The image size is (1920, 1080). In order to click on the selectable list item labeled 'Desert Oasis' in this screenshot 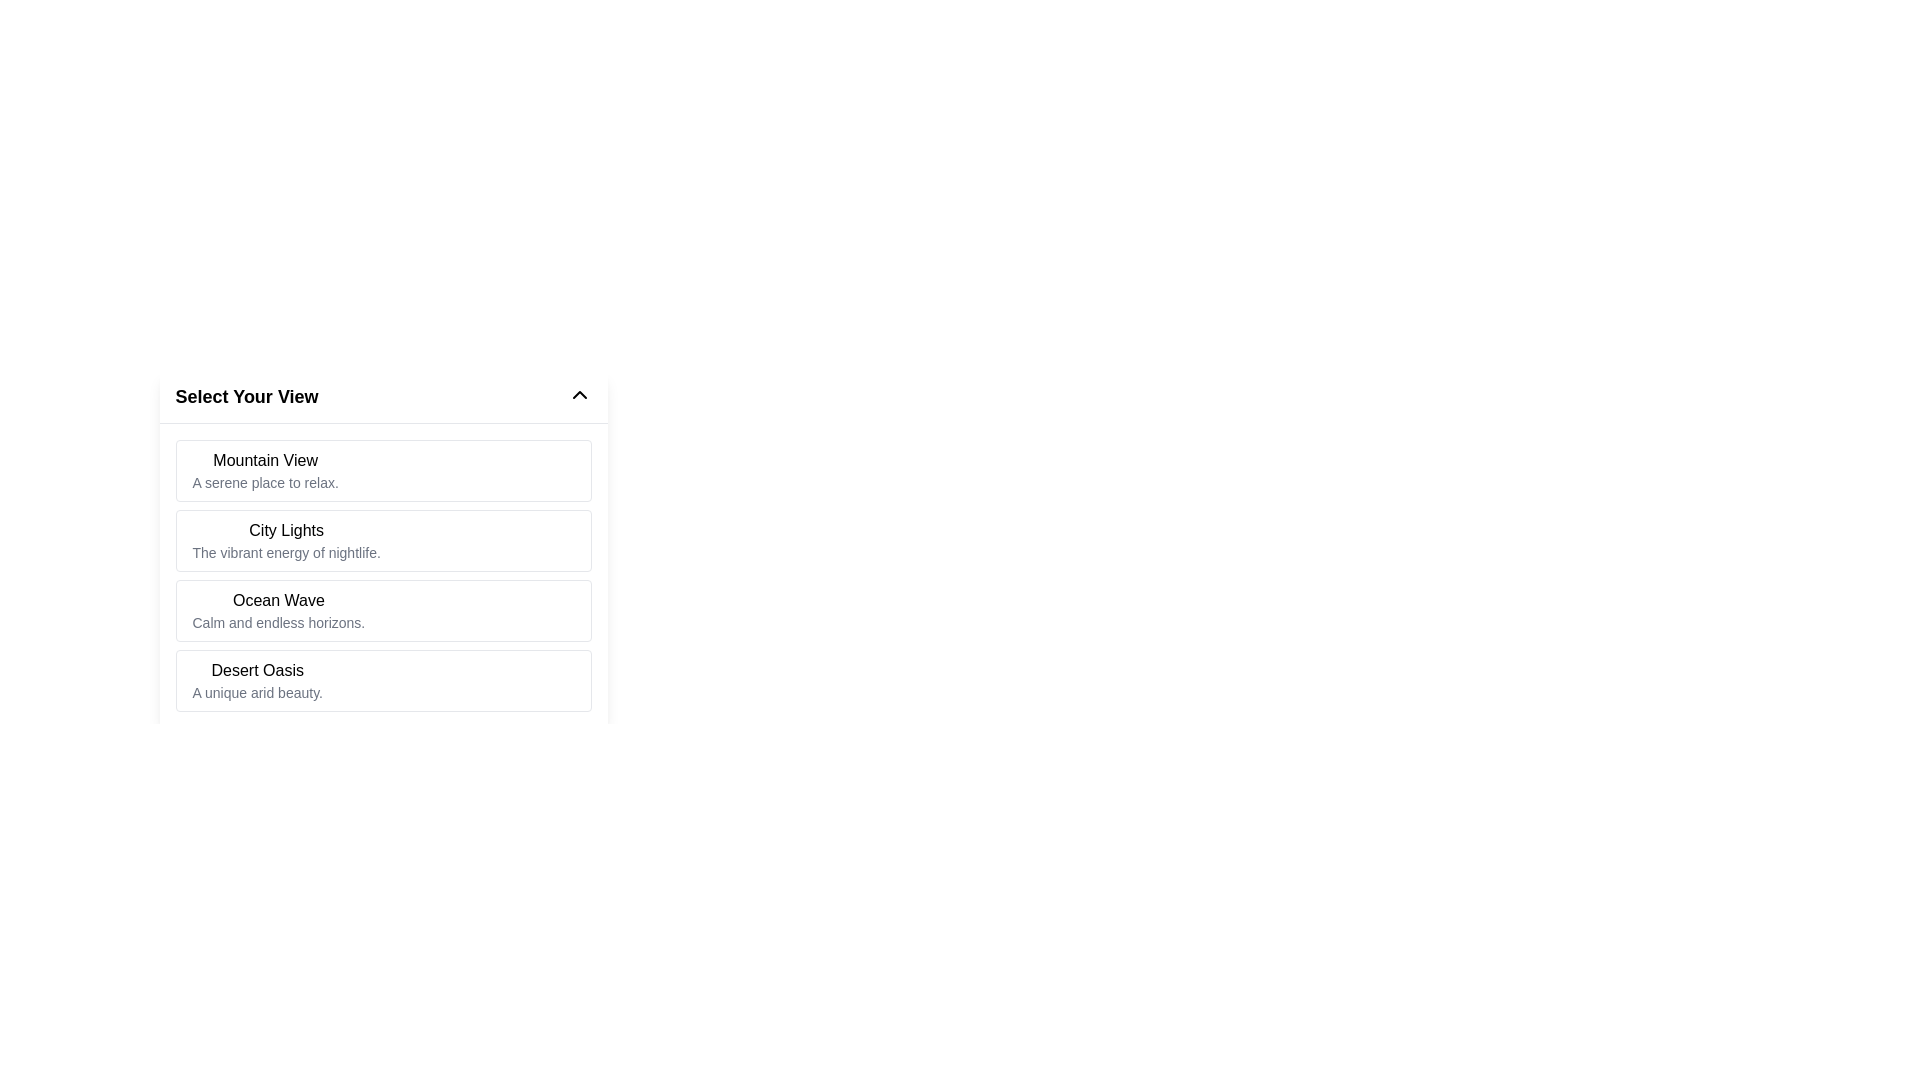, I will do `click(383, 680)`.